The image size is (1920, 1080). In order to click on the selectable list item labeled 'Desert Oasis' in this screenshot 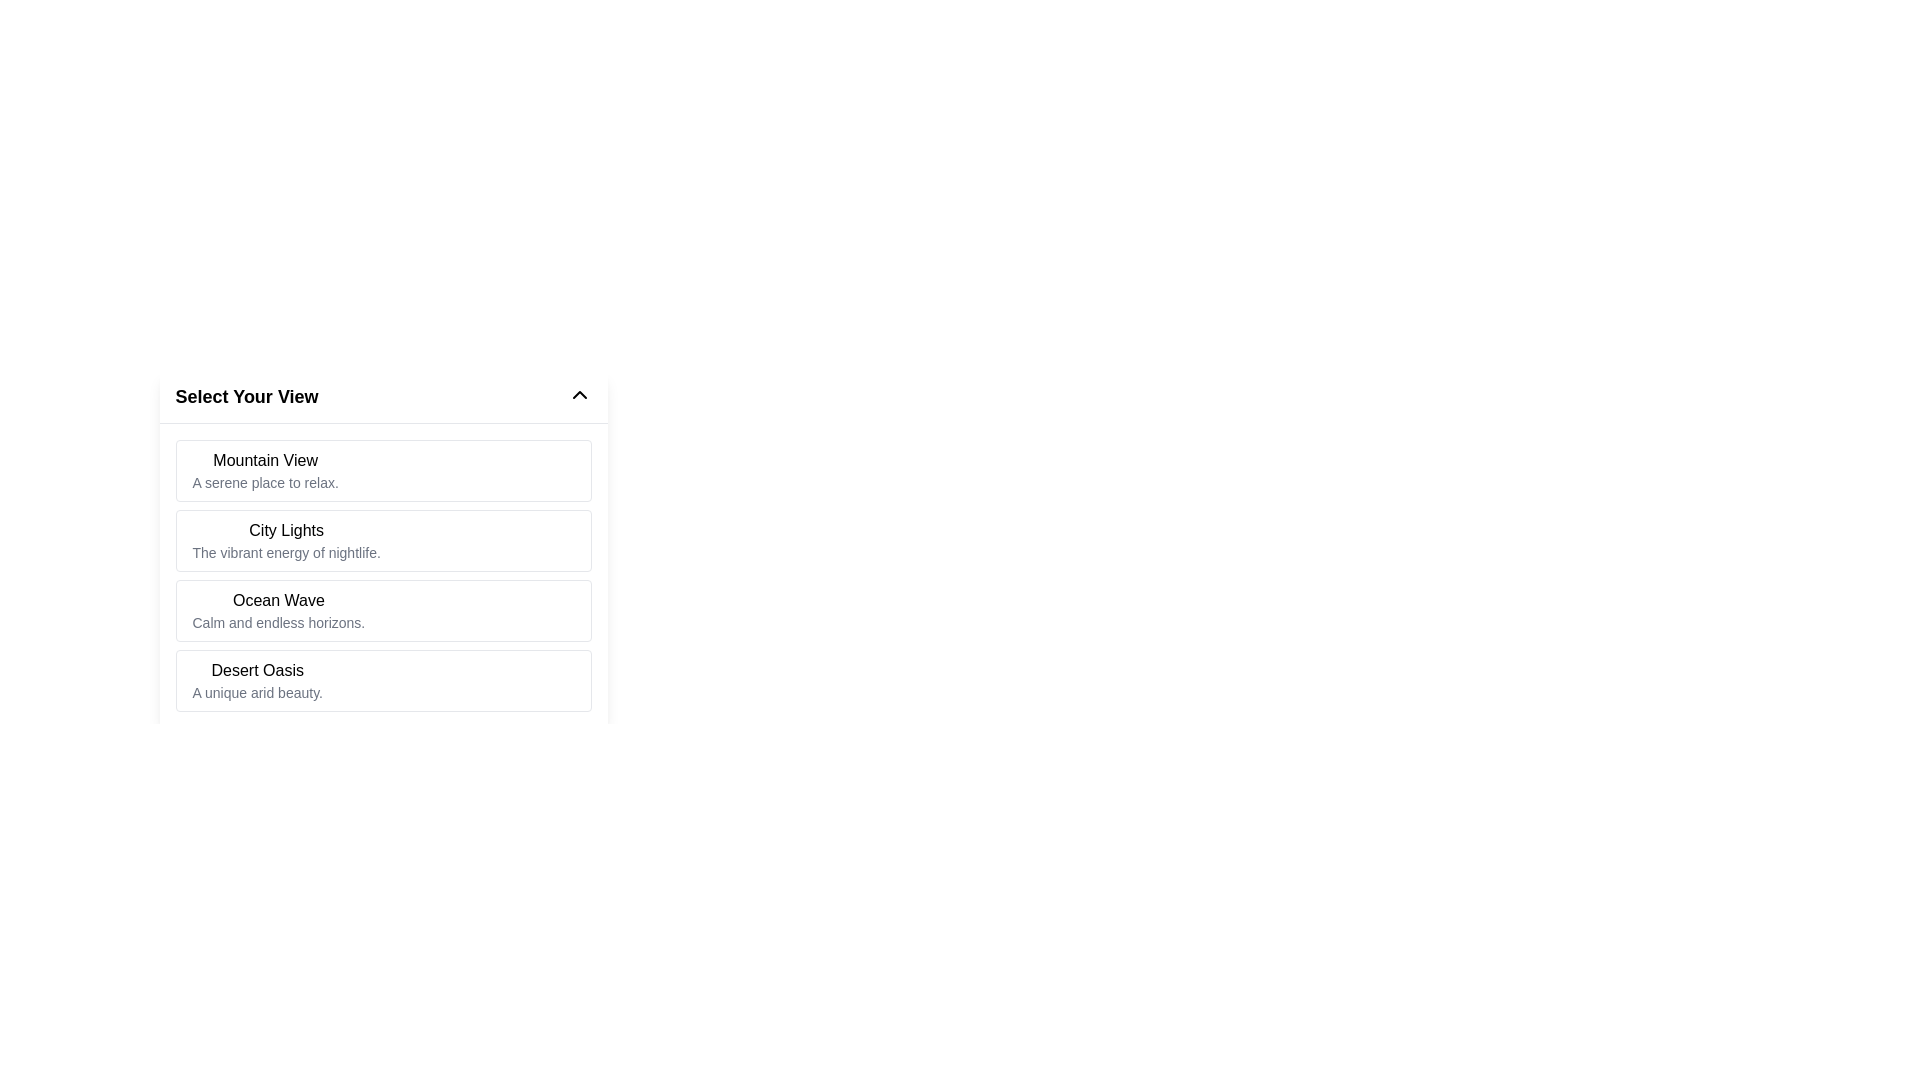, I will do `click(383, 680)`.